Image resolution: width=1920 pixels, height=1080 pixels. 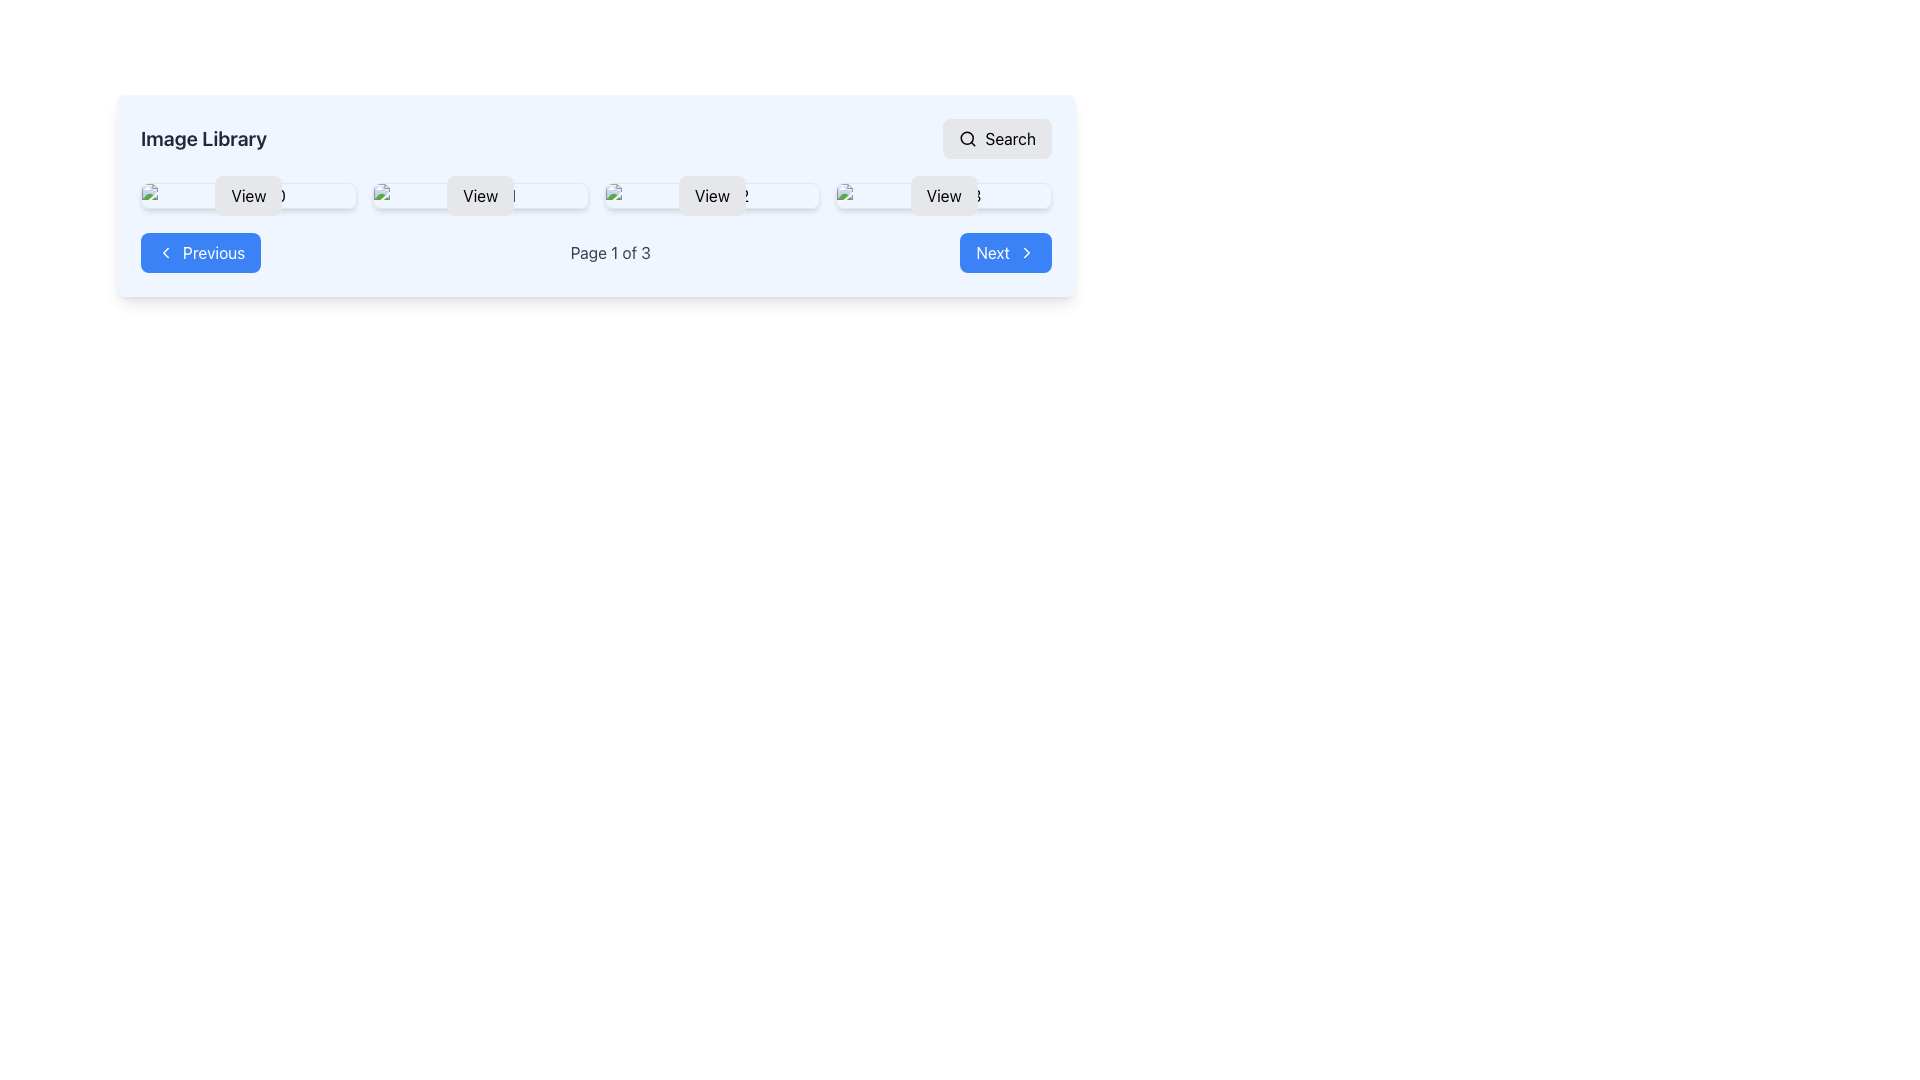 What do you see at coordinates (1027, 252) in the screenshot?
I see `the rightward chevron arrow icon located near the blue 'Next' button to move to the next step` at bounding box center [1027, 252].